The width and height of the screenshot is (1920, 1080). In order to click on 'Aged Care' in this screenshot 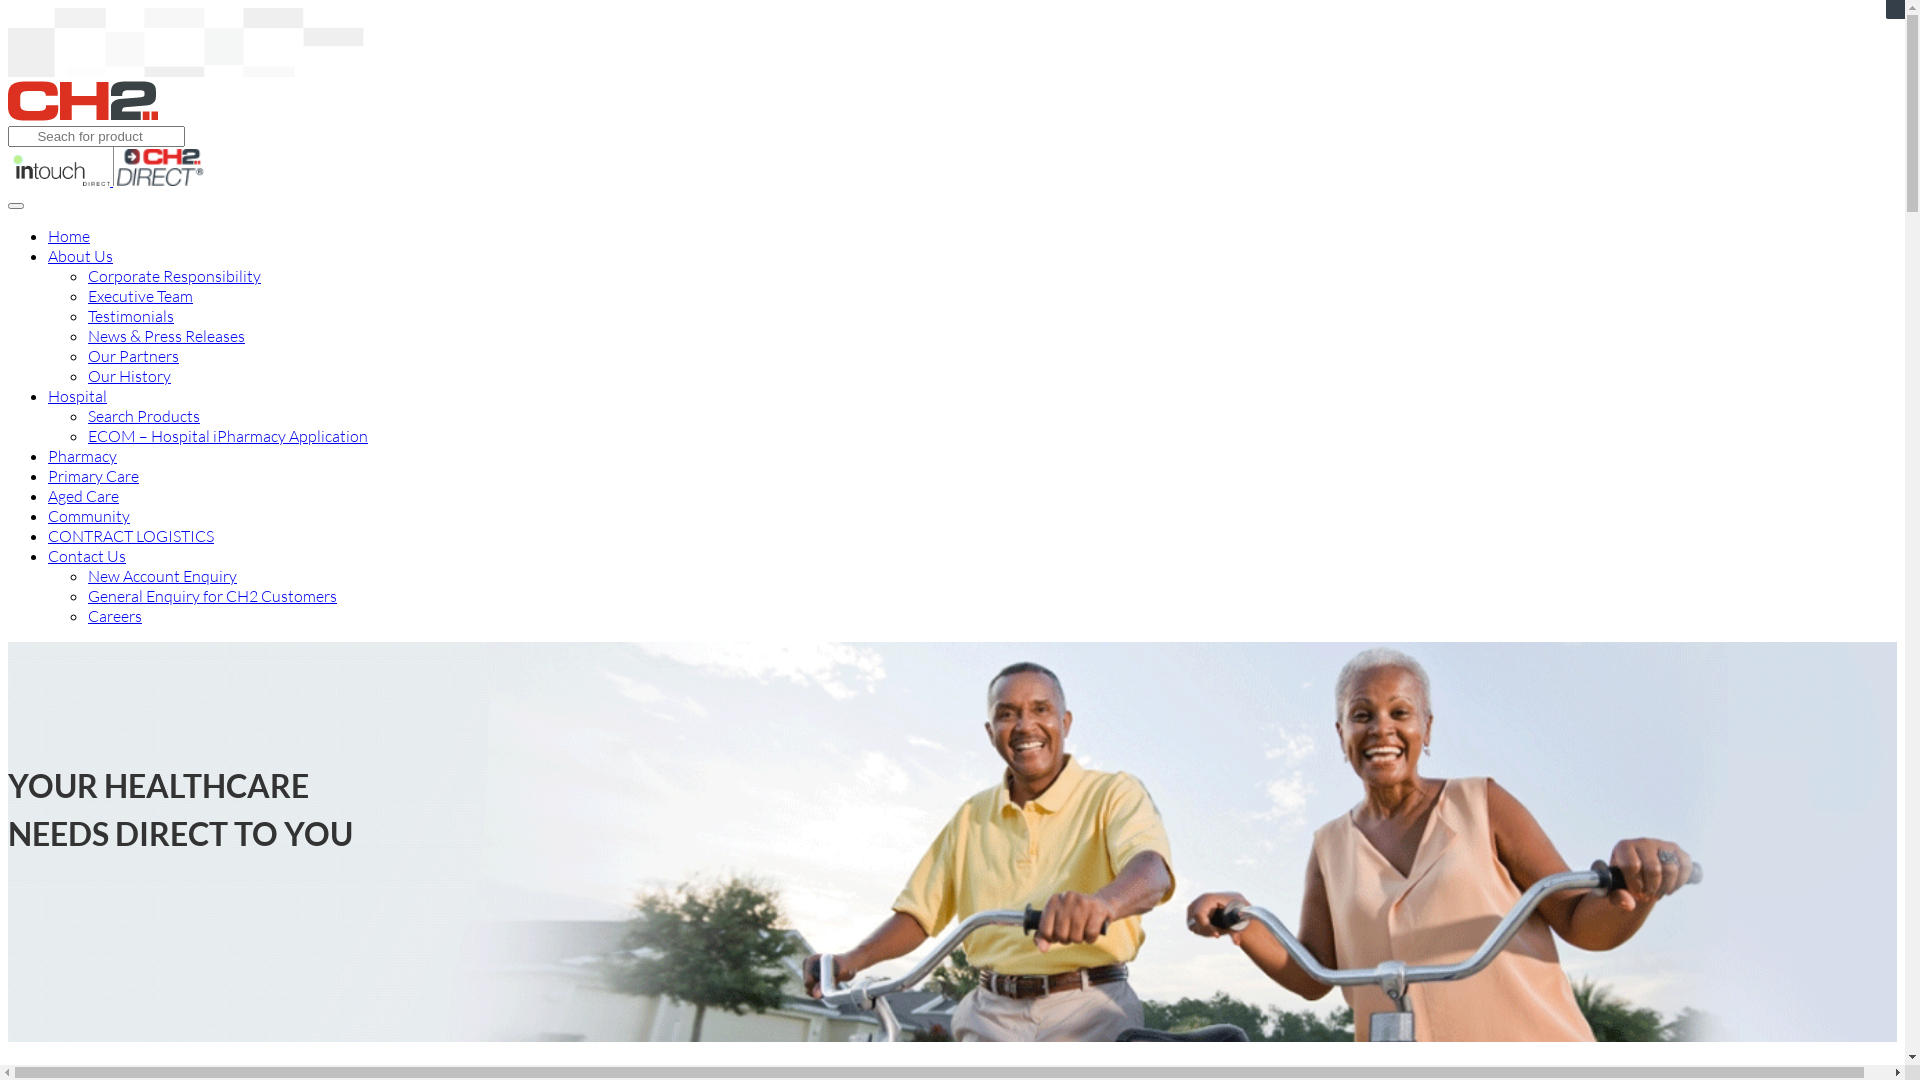, I will do `click(82, 495)`.